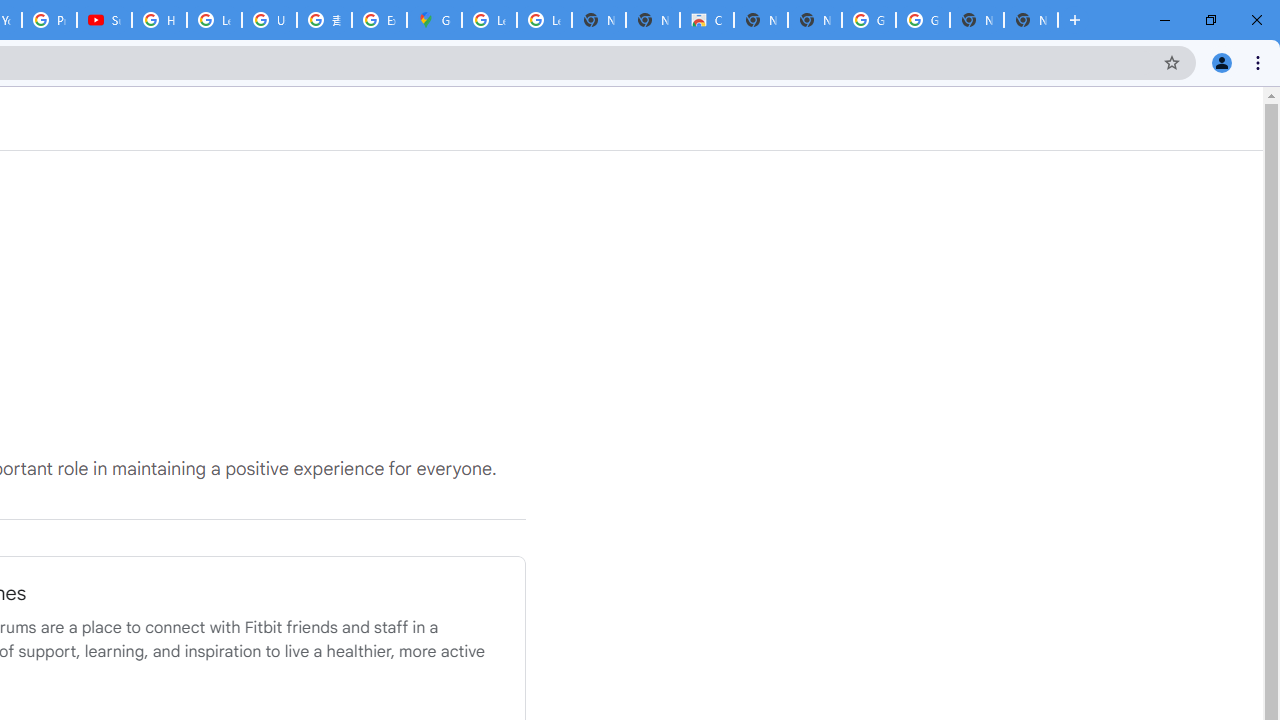 The height and width of the screenshot is (720, 1280). Describe the element at coordinates (433, 20) in the screenshot. I see `'Google Maps'` at that location.